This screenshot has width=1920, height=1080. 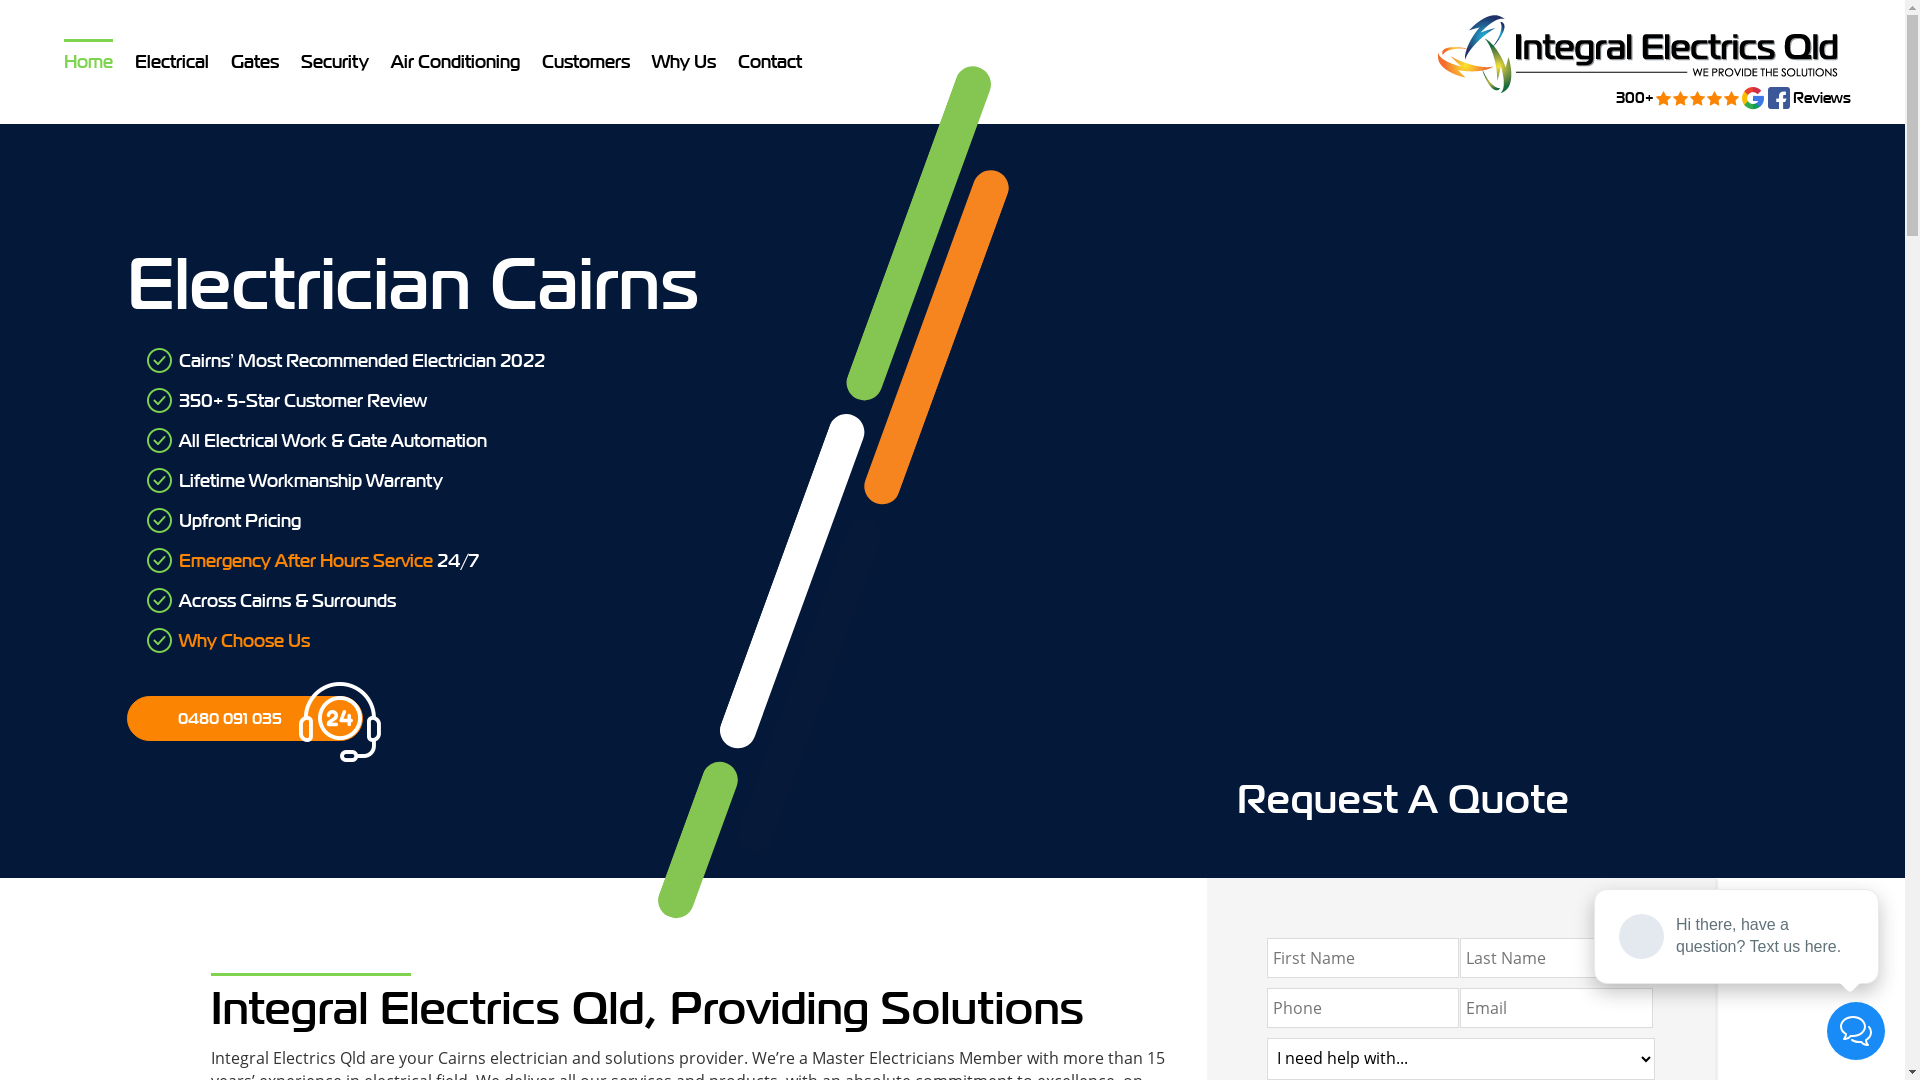 What do you see at coordinates (87, 60) in the screenshot?
I see `'Home'` at bounding box center [87, 60].